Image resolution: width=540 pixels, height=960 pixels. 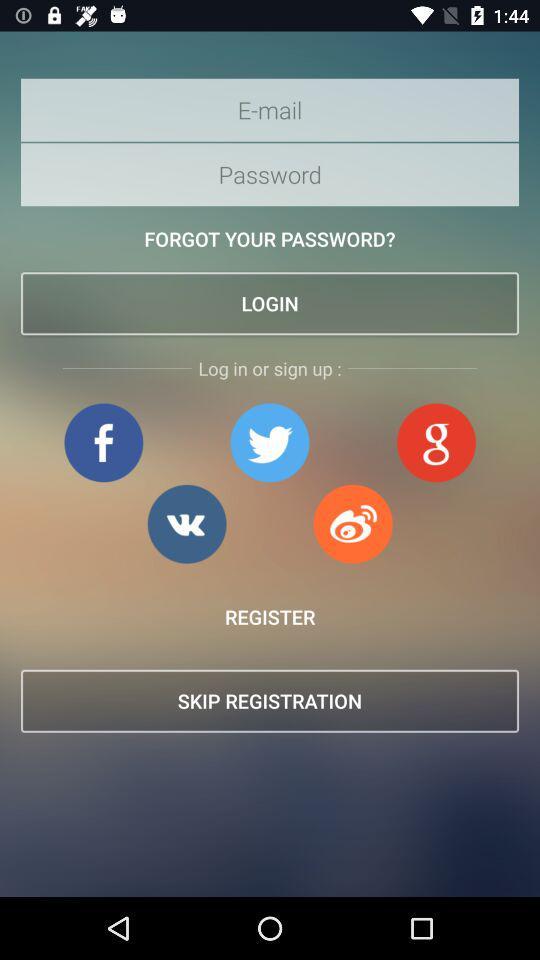 What do you see at coordinates (352, 523) in the screenshot?
I see `login in with app` at bounding box center [352, 523].